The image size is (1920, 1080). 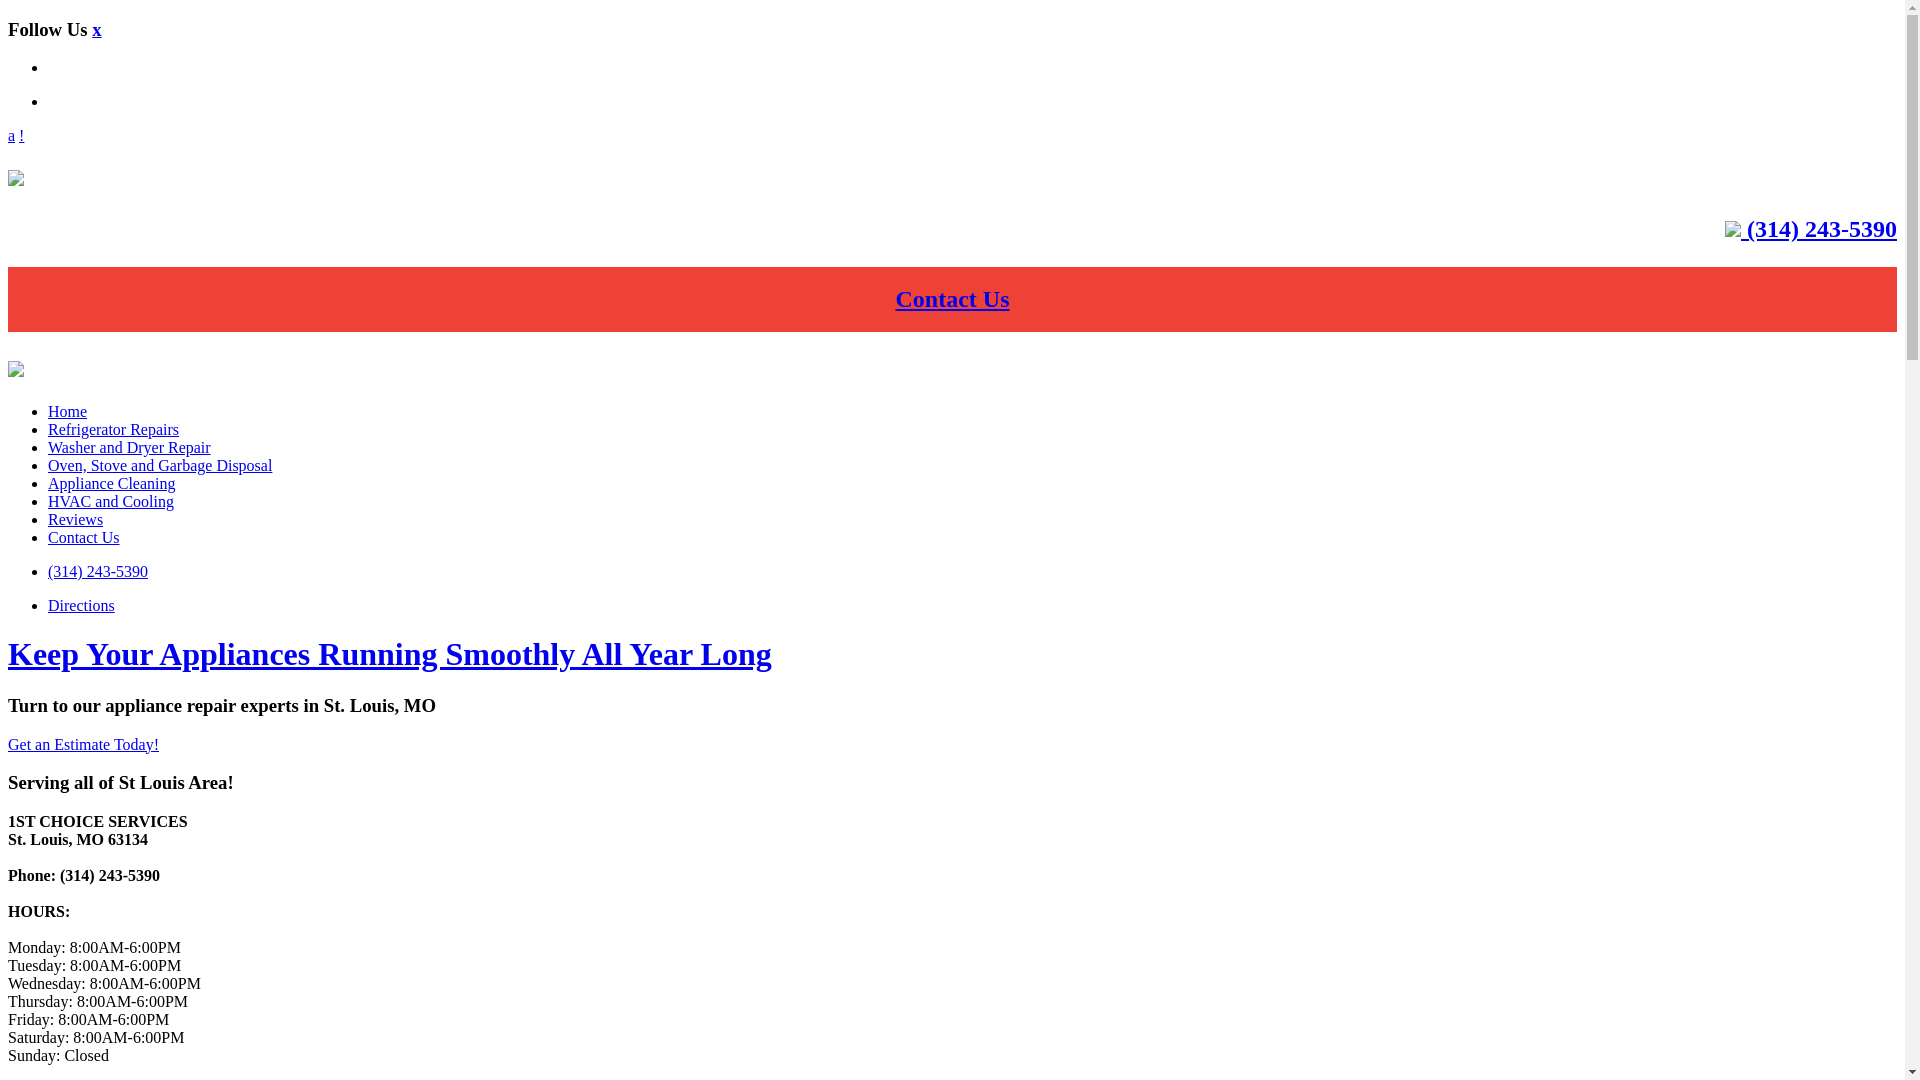 What do you see at coordinates (48, 428) in the screenshot?
I see `'Refrigerator Repairs'` at bounding box center [48, 428].